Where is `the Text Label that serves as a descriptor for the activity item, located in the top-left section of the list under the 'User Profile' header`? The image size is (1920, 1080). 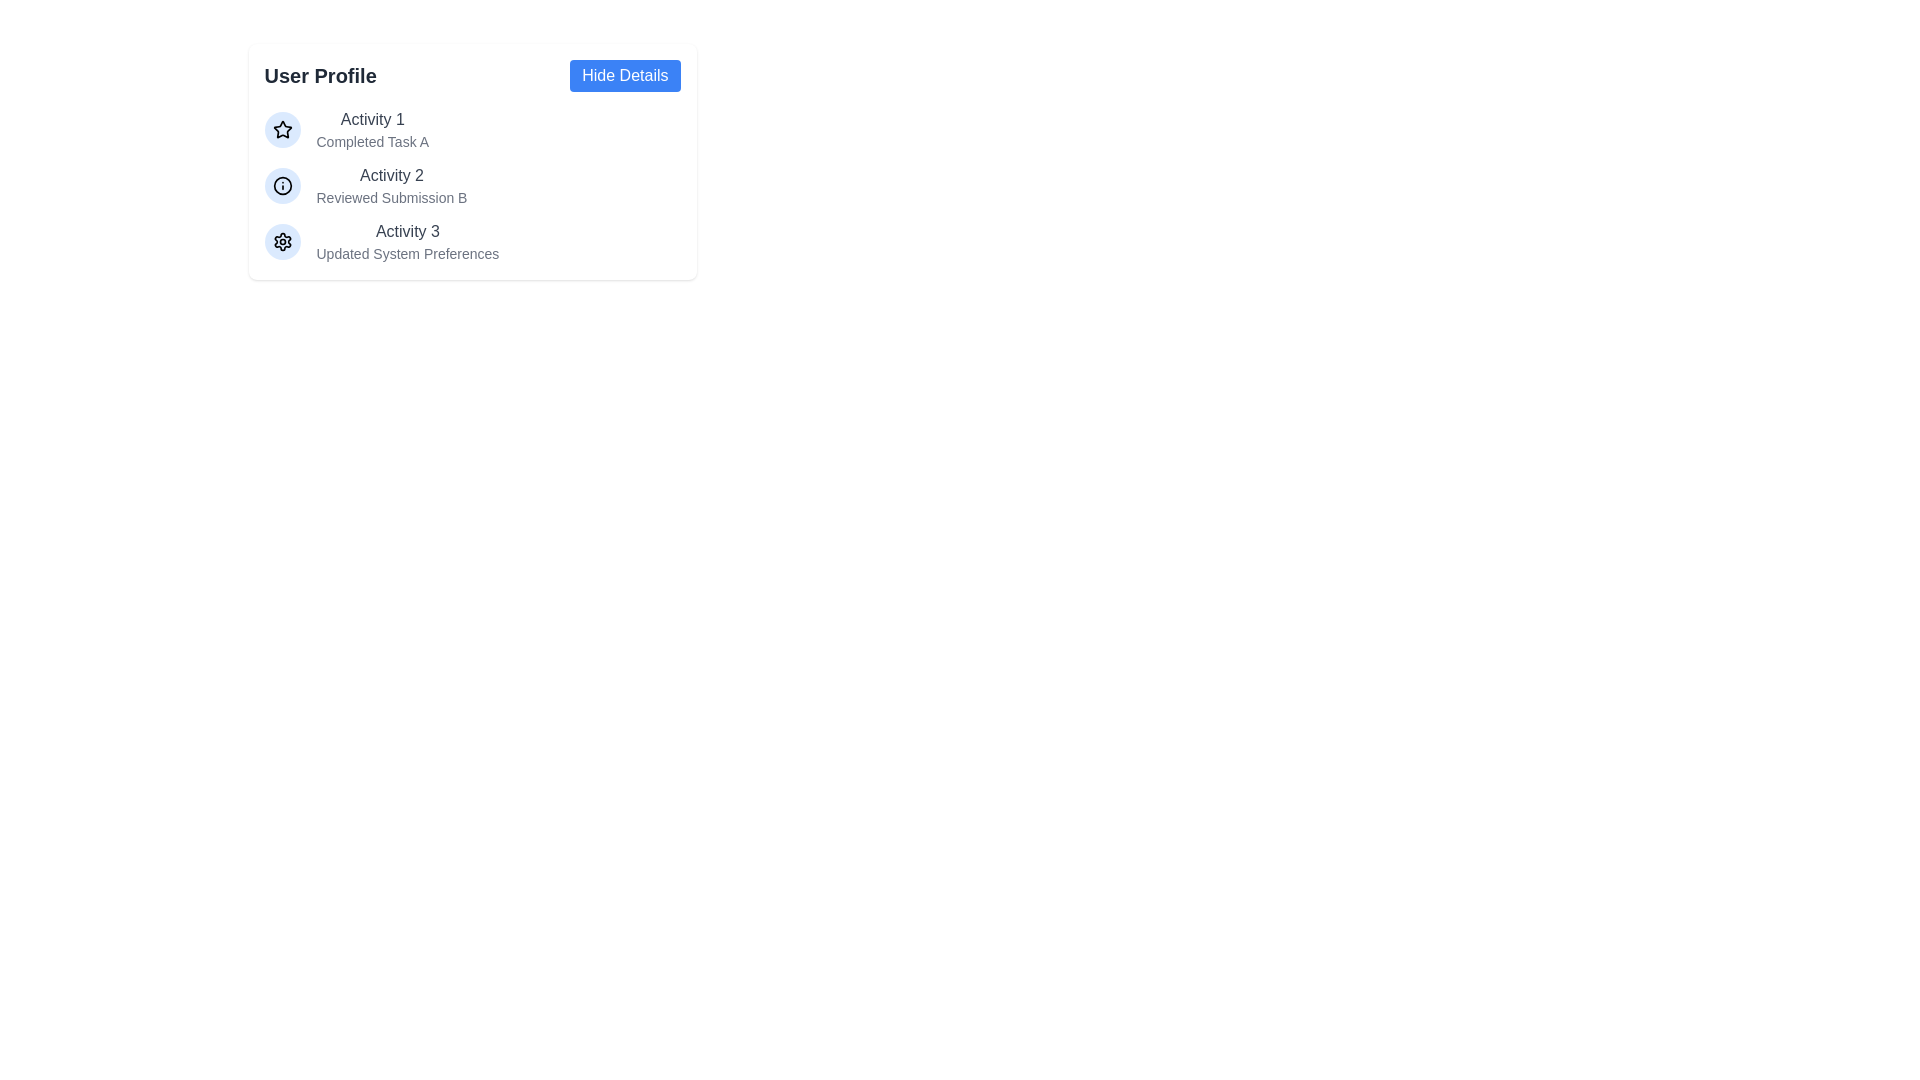 the Text Label that serves as a descriptor for the activity item, located in the top-left section of the list under the 'User Profile' header is located at coordinates (372, 119).